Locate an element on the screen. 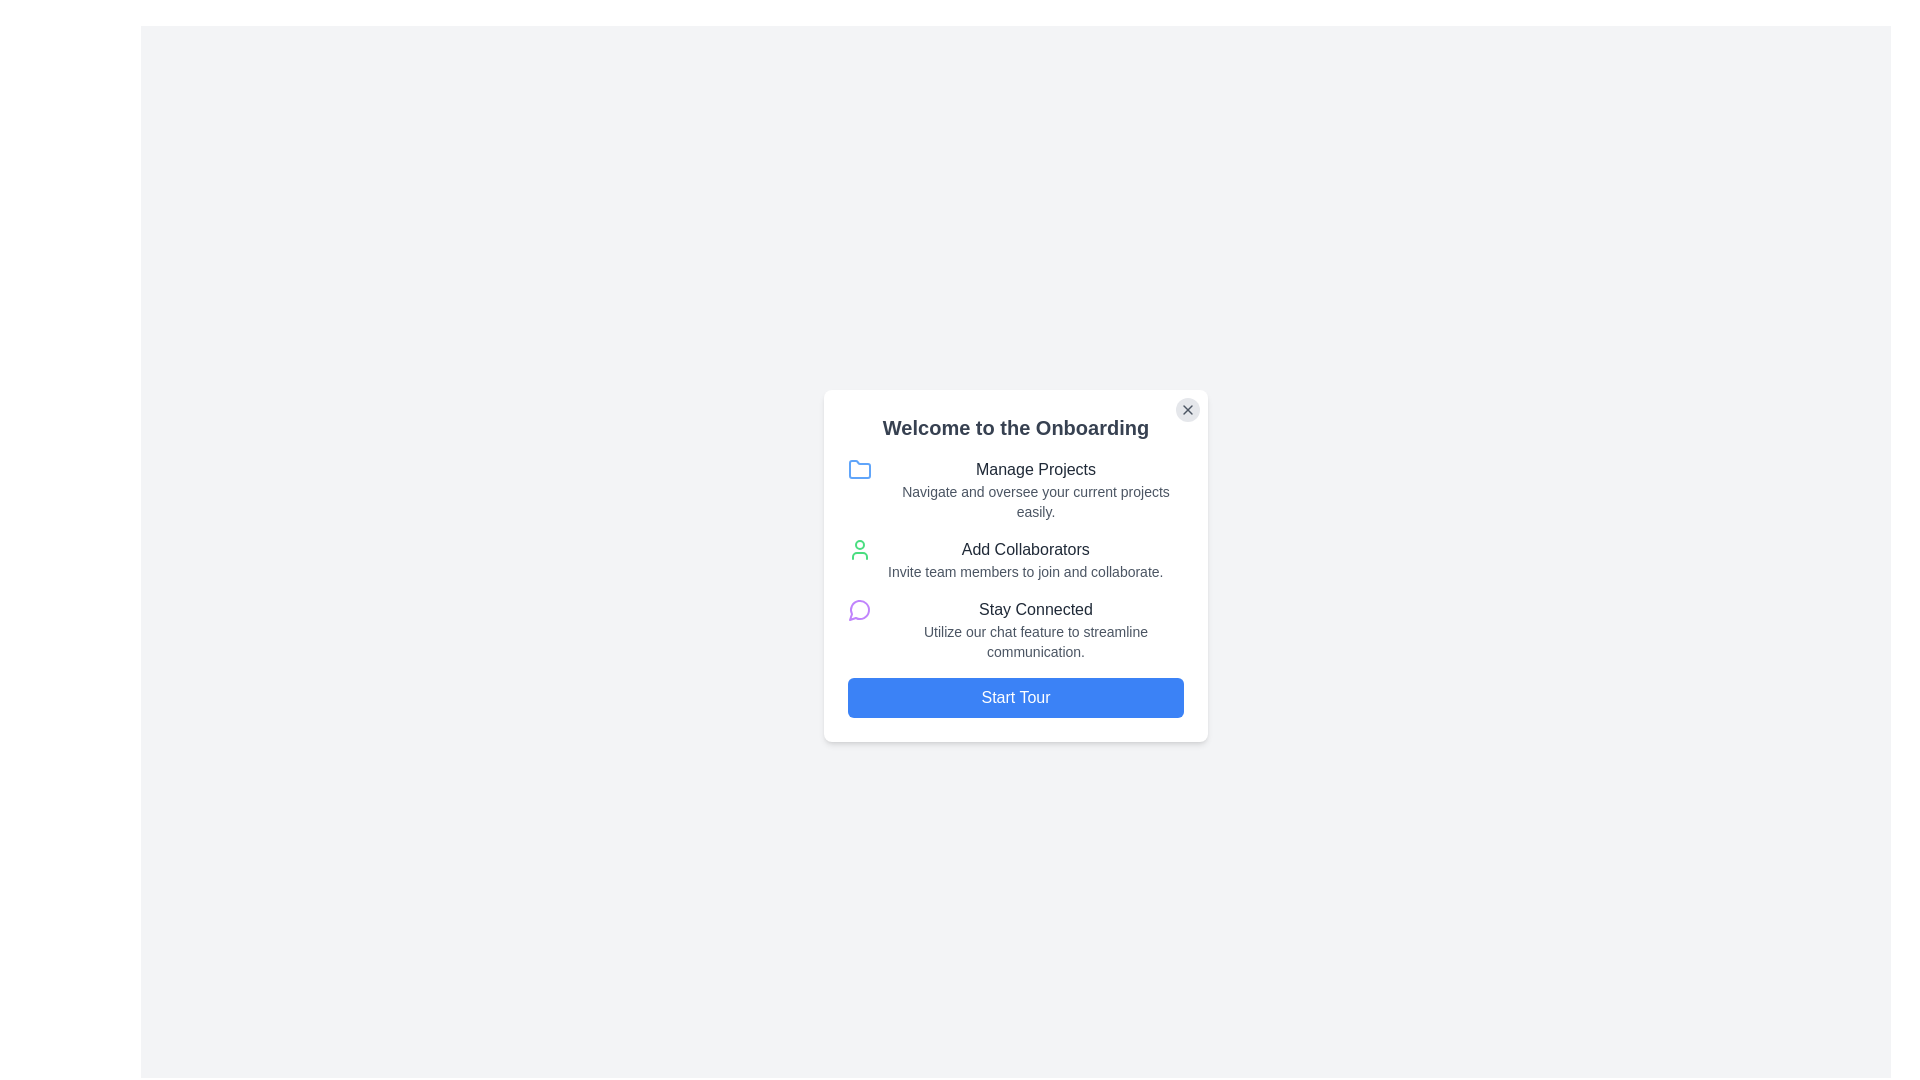  the informational text block that contains the header 'Add Collaborators' and the description 'Invite team members to join and collaborate.' is located at coordinates (1025, 559).